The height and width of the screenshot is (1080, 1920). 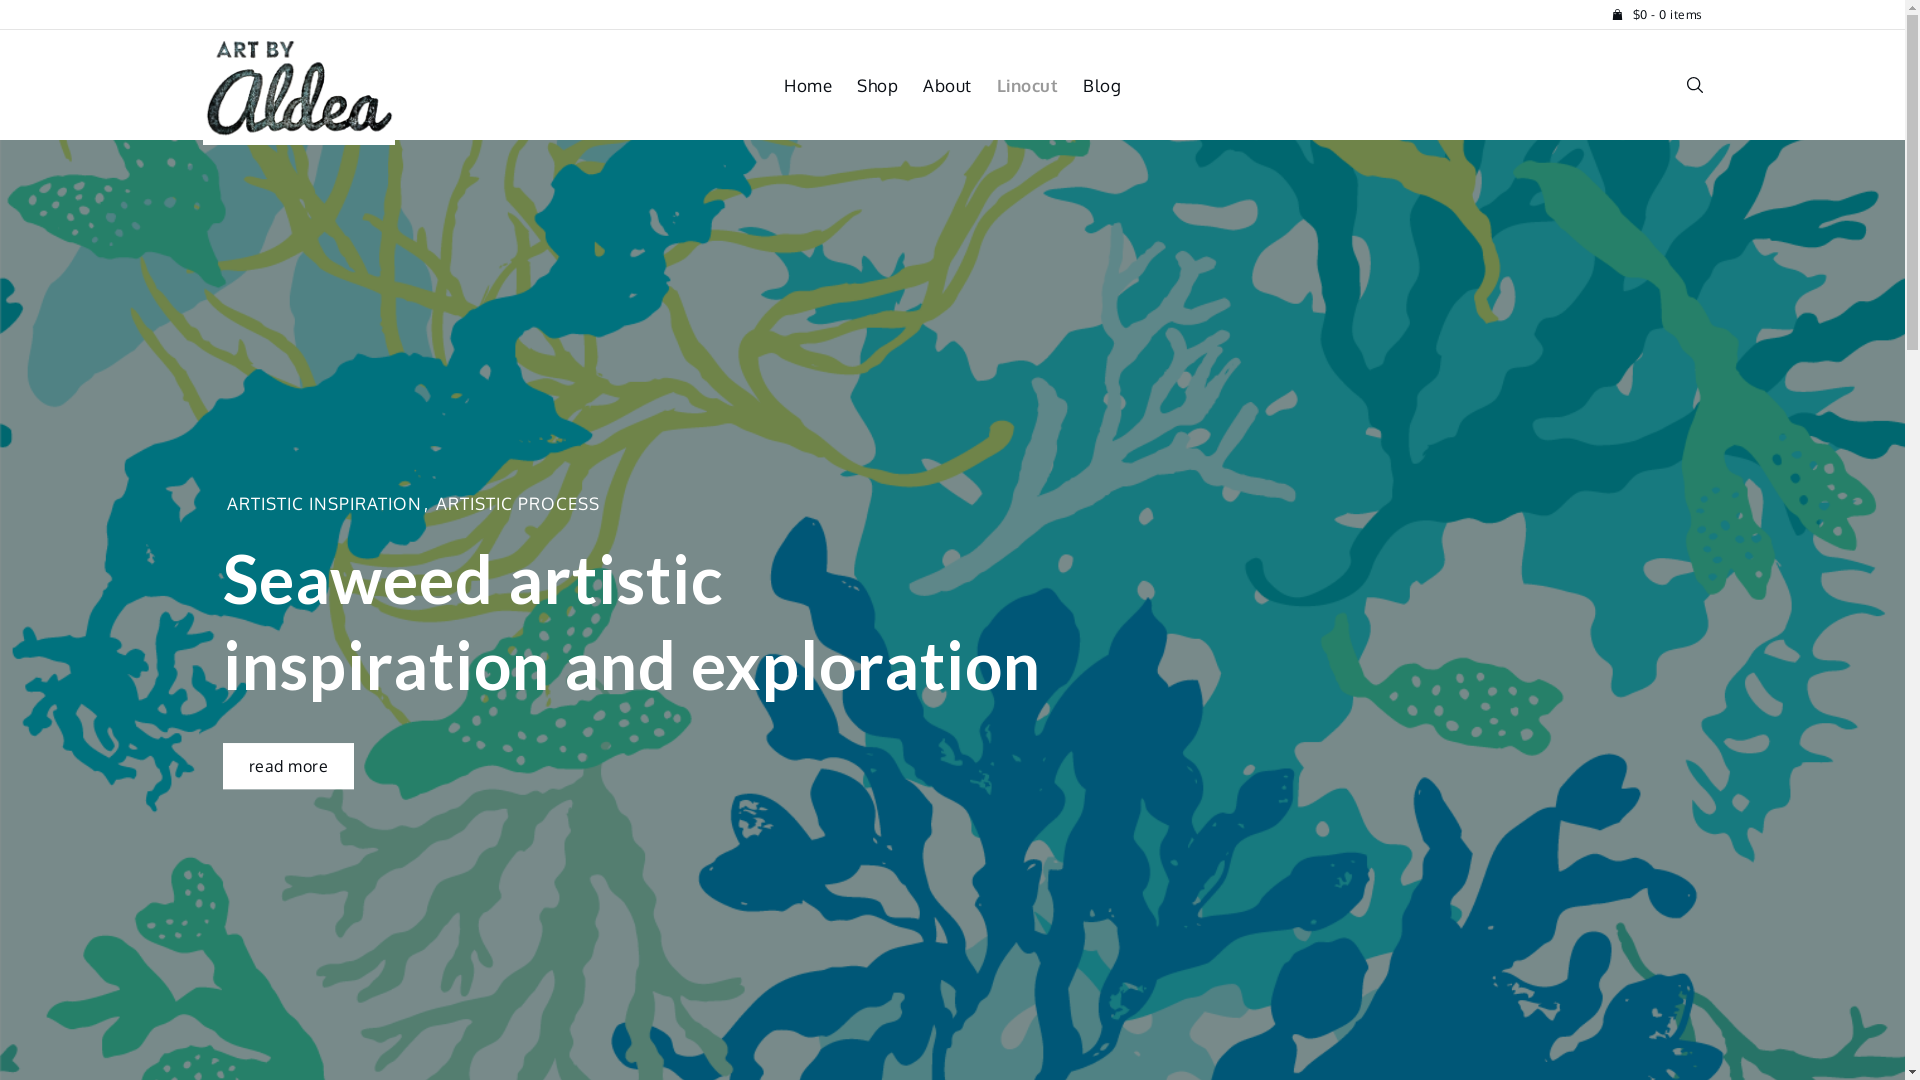 I want to click on 'Linocut', so click(x=996, y=84).